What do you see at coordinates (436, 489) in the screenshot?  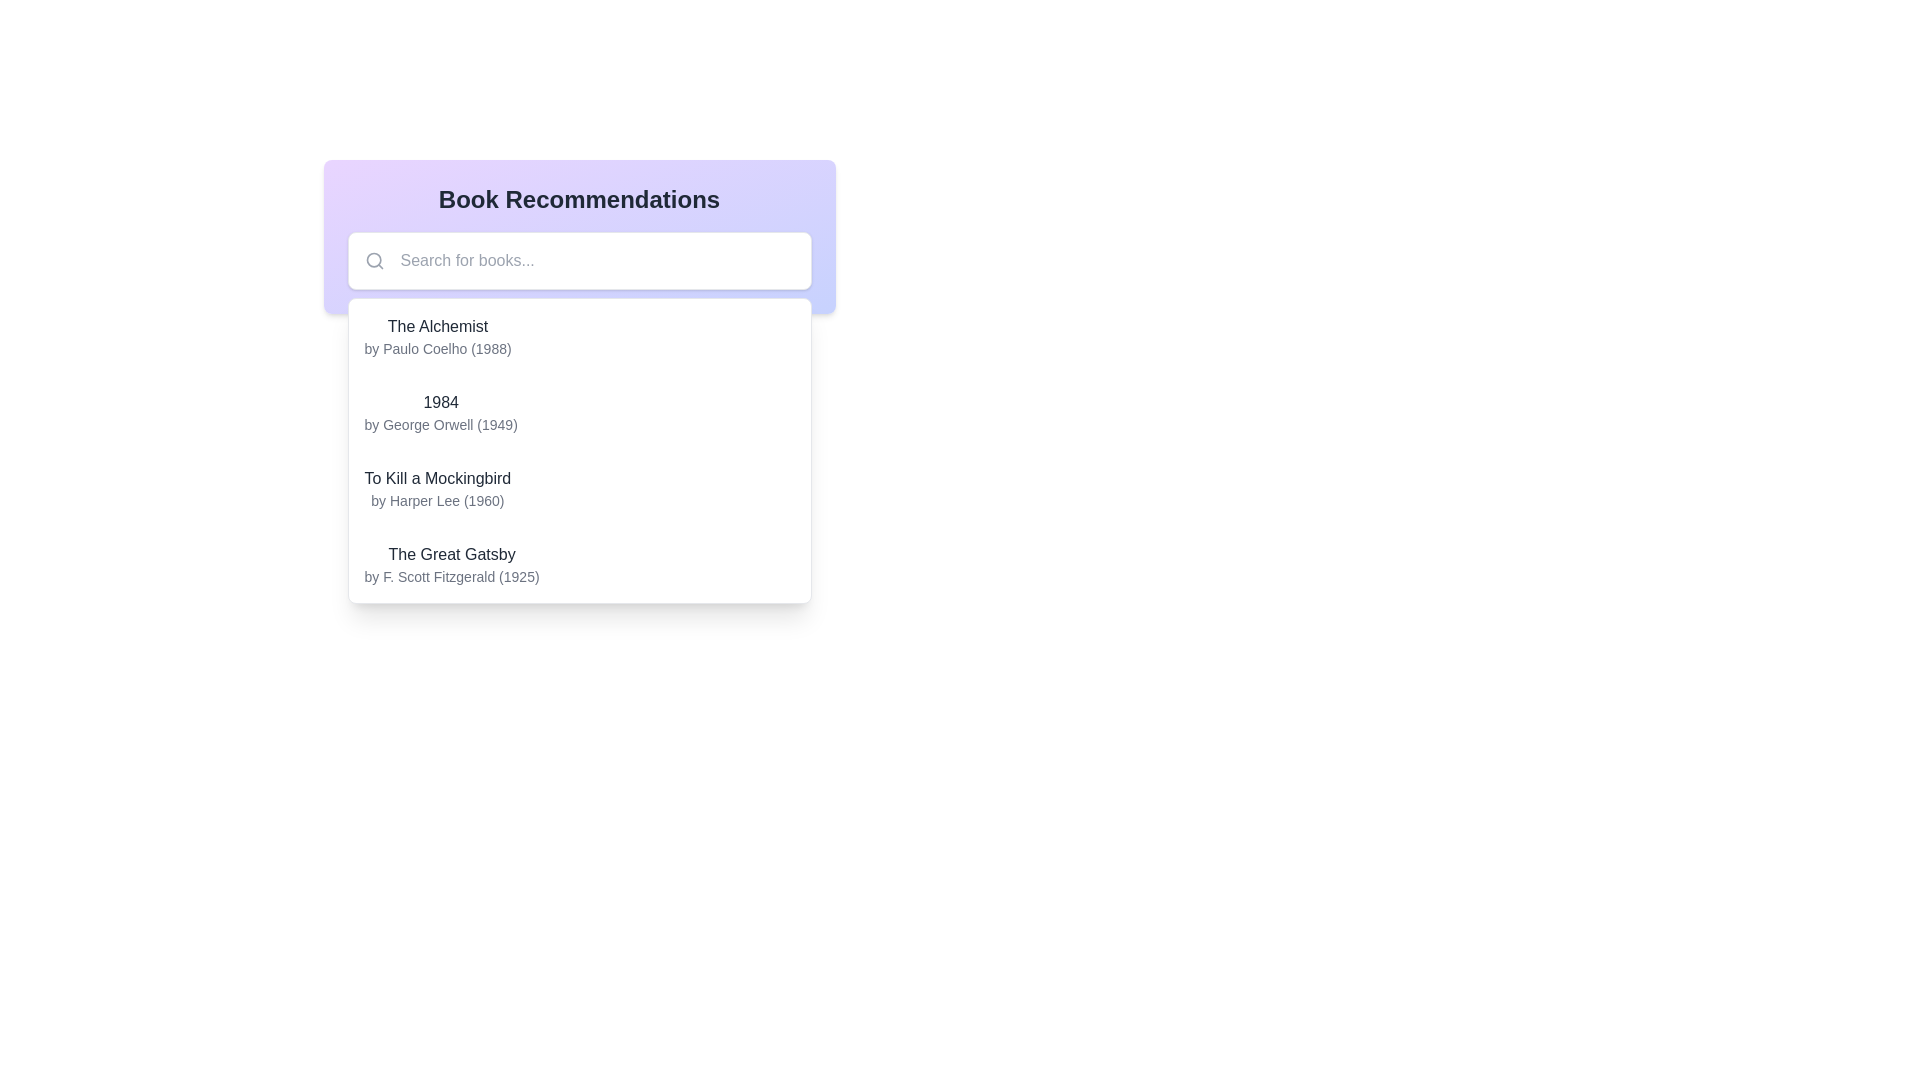 I see `text content of the third entry in the book recommendation list, which is positioned between '1984 by George Orwell (1949)' and 'The Great Gatsby by F. Scott Fitzgerald (1925)'` at bounding box center [436, 489].